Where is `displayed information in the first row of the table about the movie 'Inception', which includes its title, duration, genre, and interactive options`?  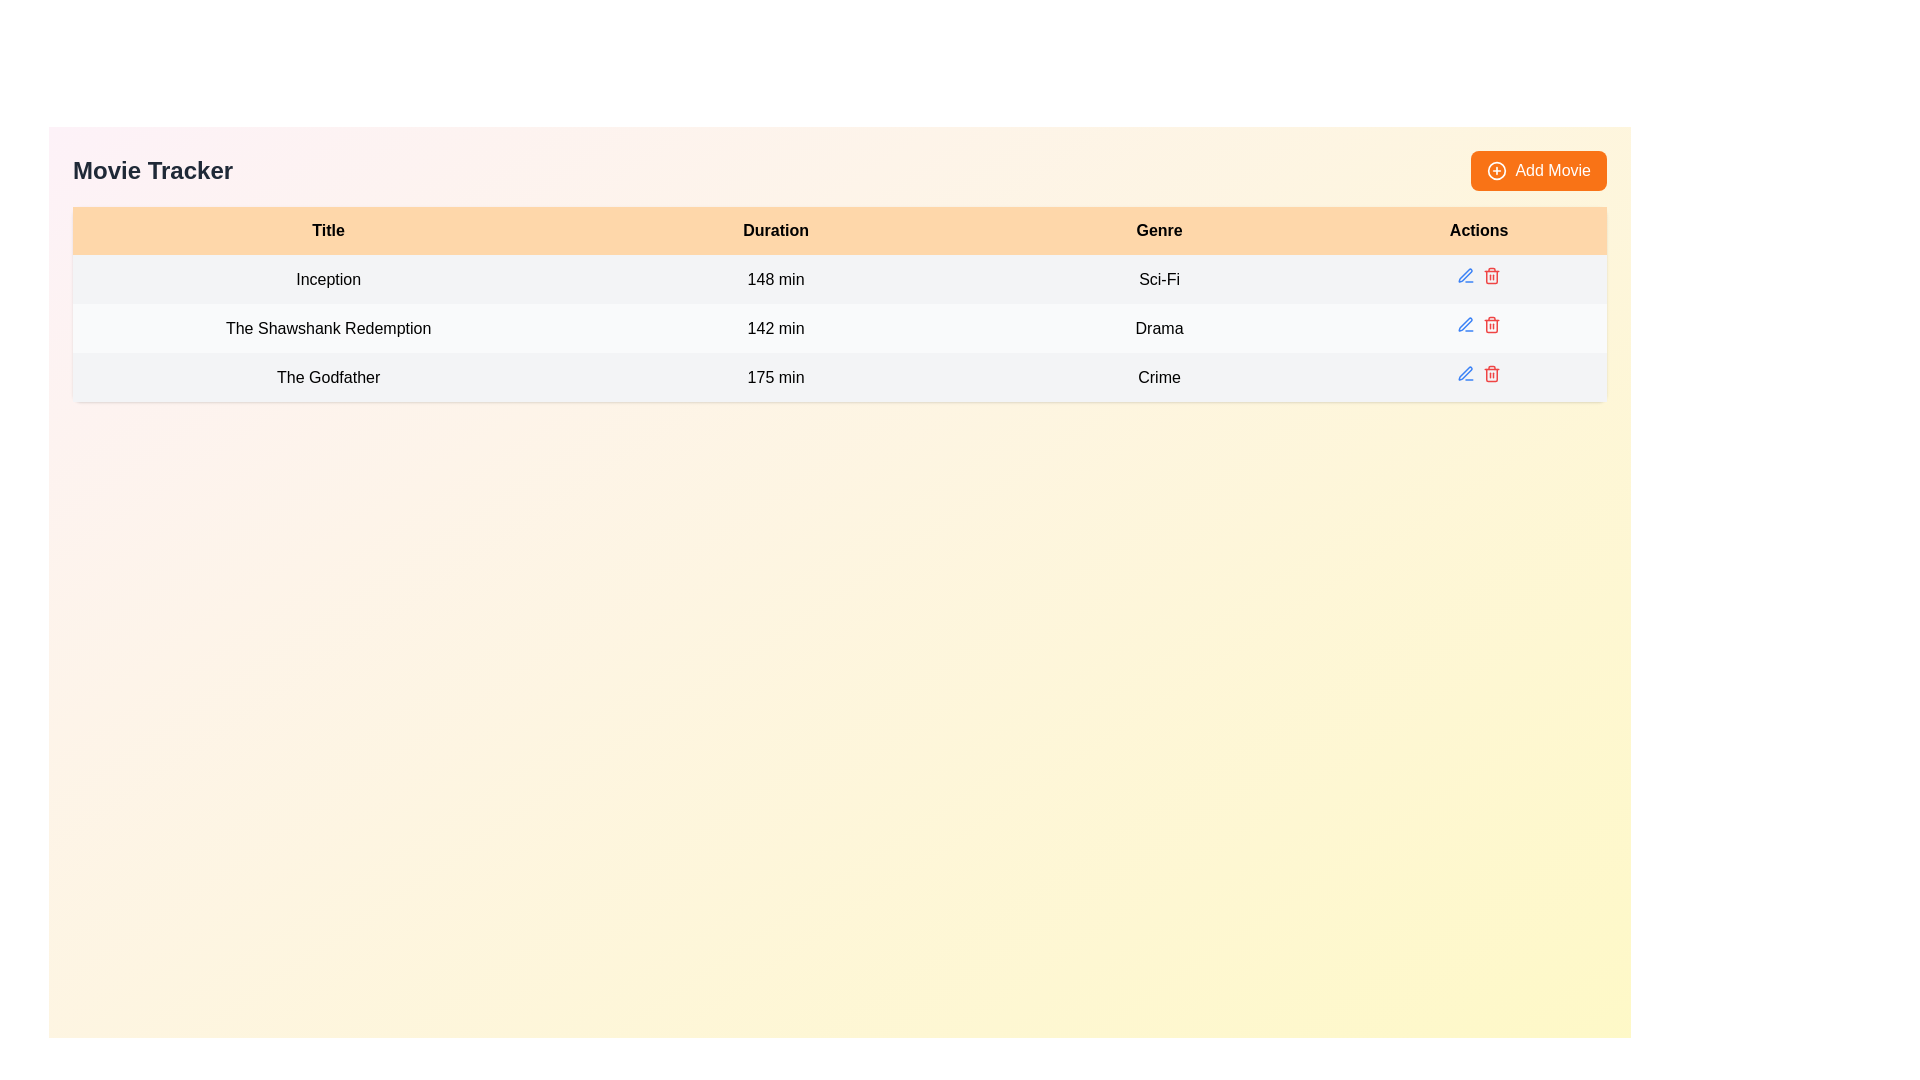 displayed information in the first row of the table about the movie 'Inception', which includes its title, duration, genre, and interactive options is located at coordinates (840, 279).